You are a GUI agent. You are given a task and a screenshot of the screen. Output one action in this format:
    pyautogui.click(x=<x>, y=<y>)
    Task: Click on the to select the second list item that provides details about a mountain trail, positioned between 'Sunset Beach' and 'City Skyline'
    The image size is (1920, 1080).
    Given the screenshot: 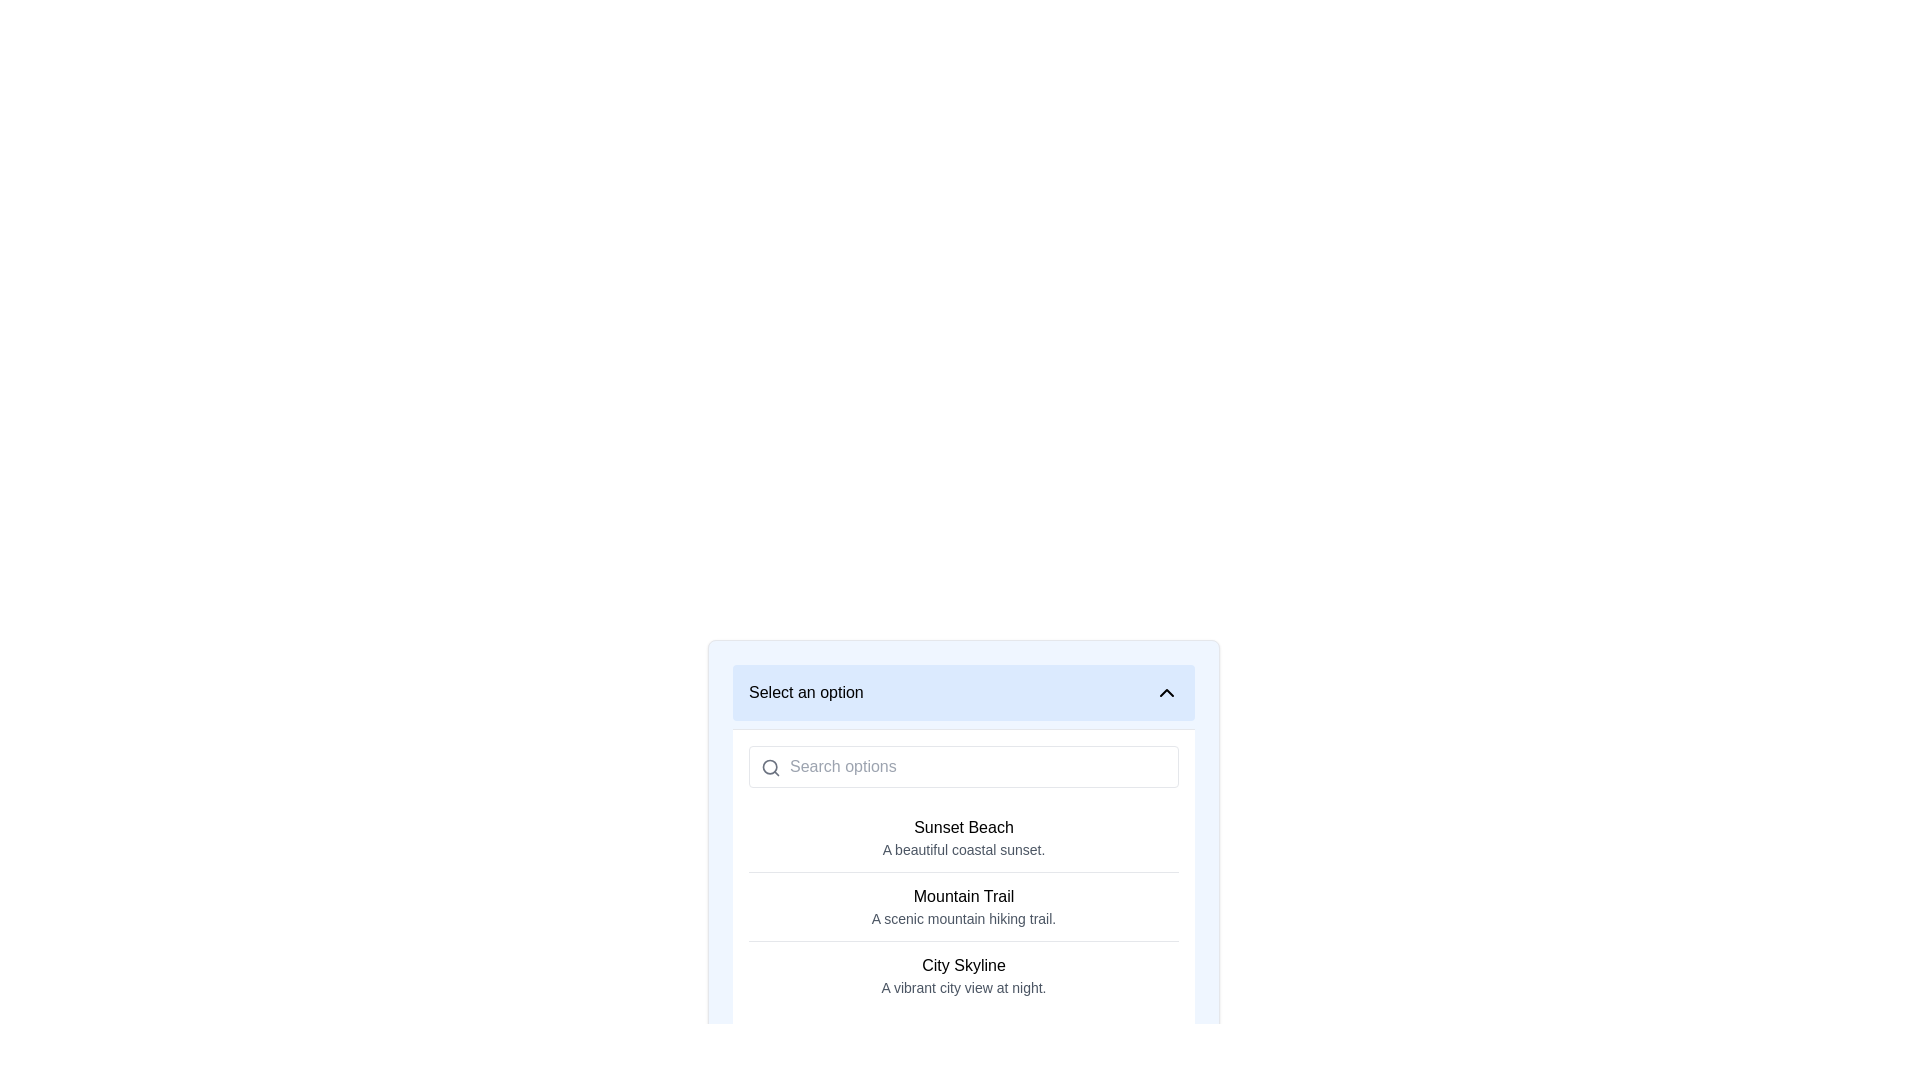 What is the action you would take?
    pyautogui.click(x=964, y=906)
    